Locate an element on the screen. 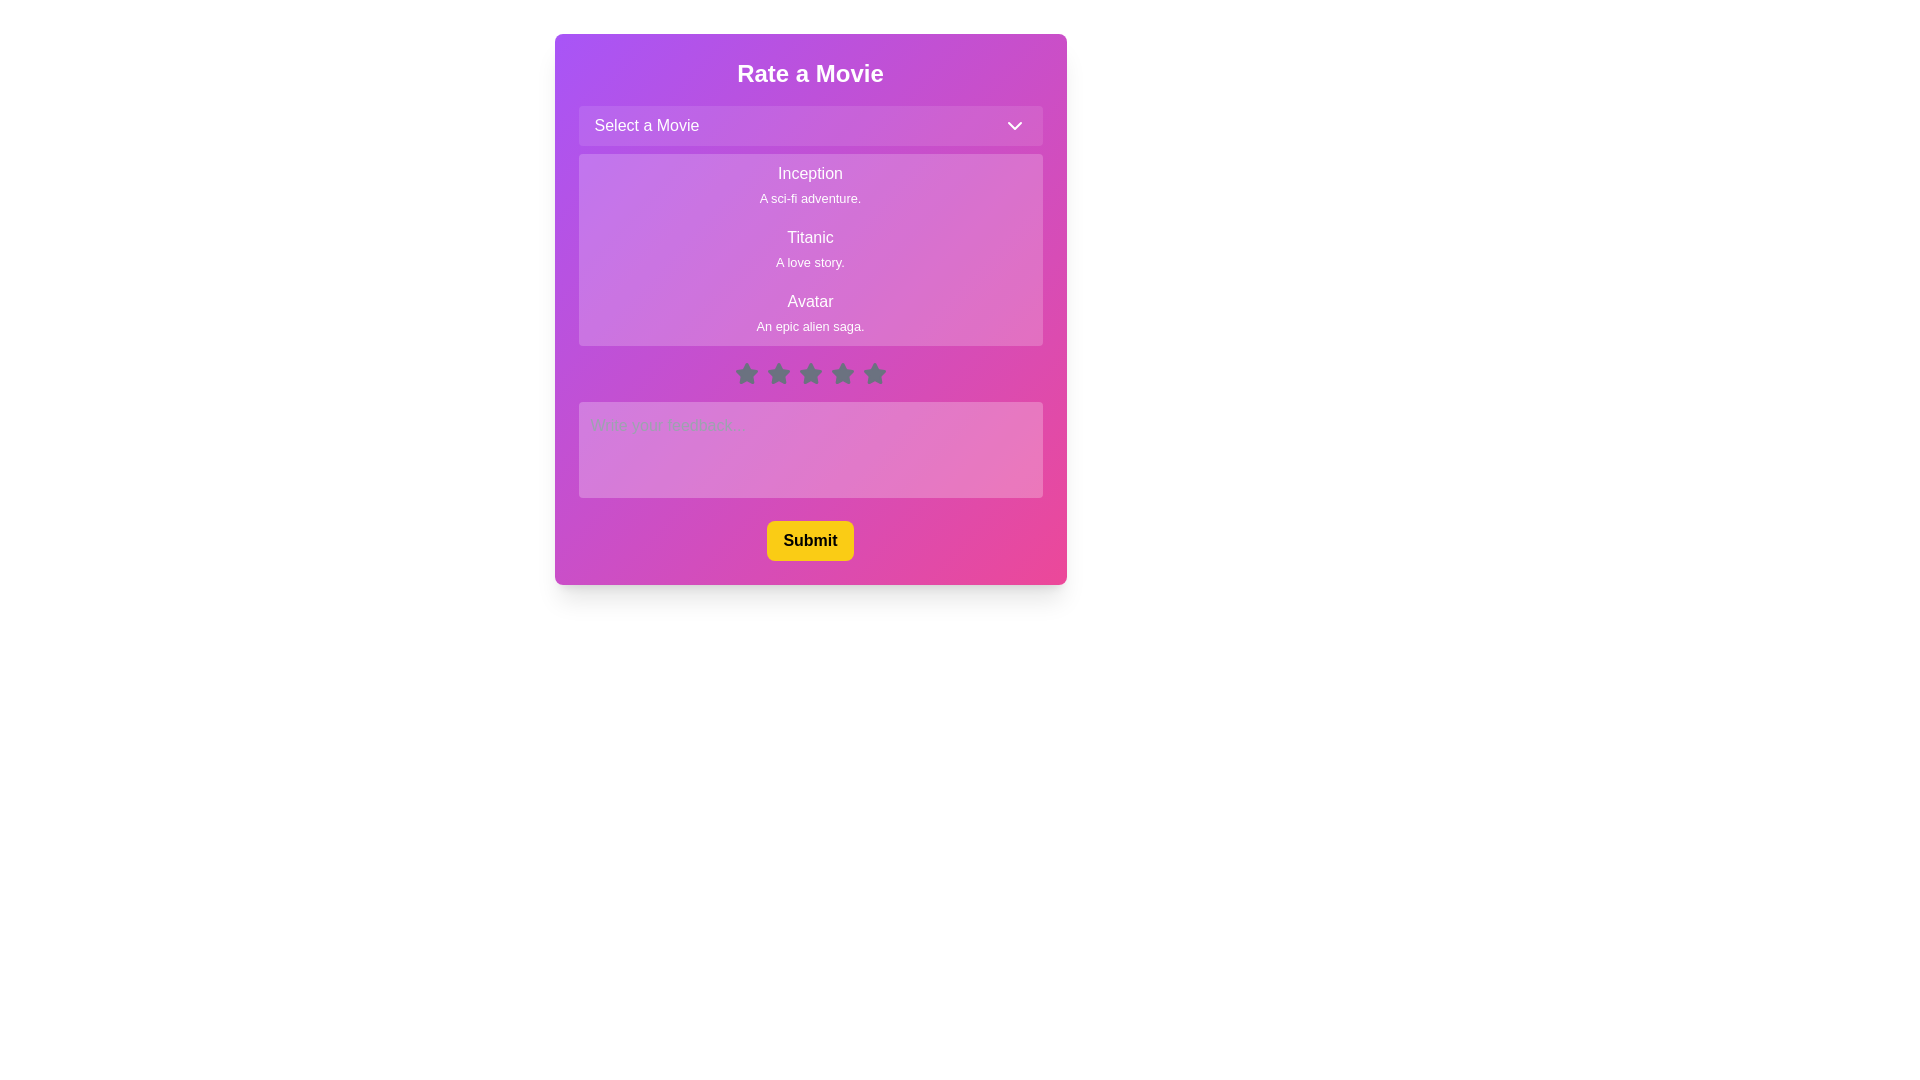 The image size is (1920, 1080). the list item displaying 'Titanic' in bold text is located at coordinates (810, 249).